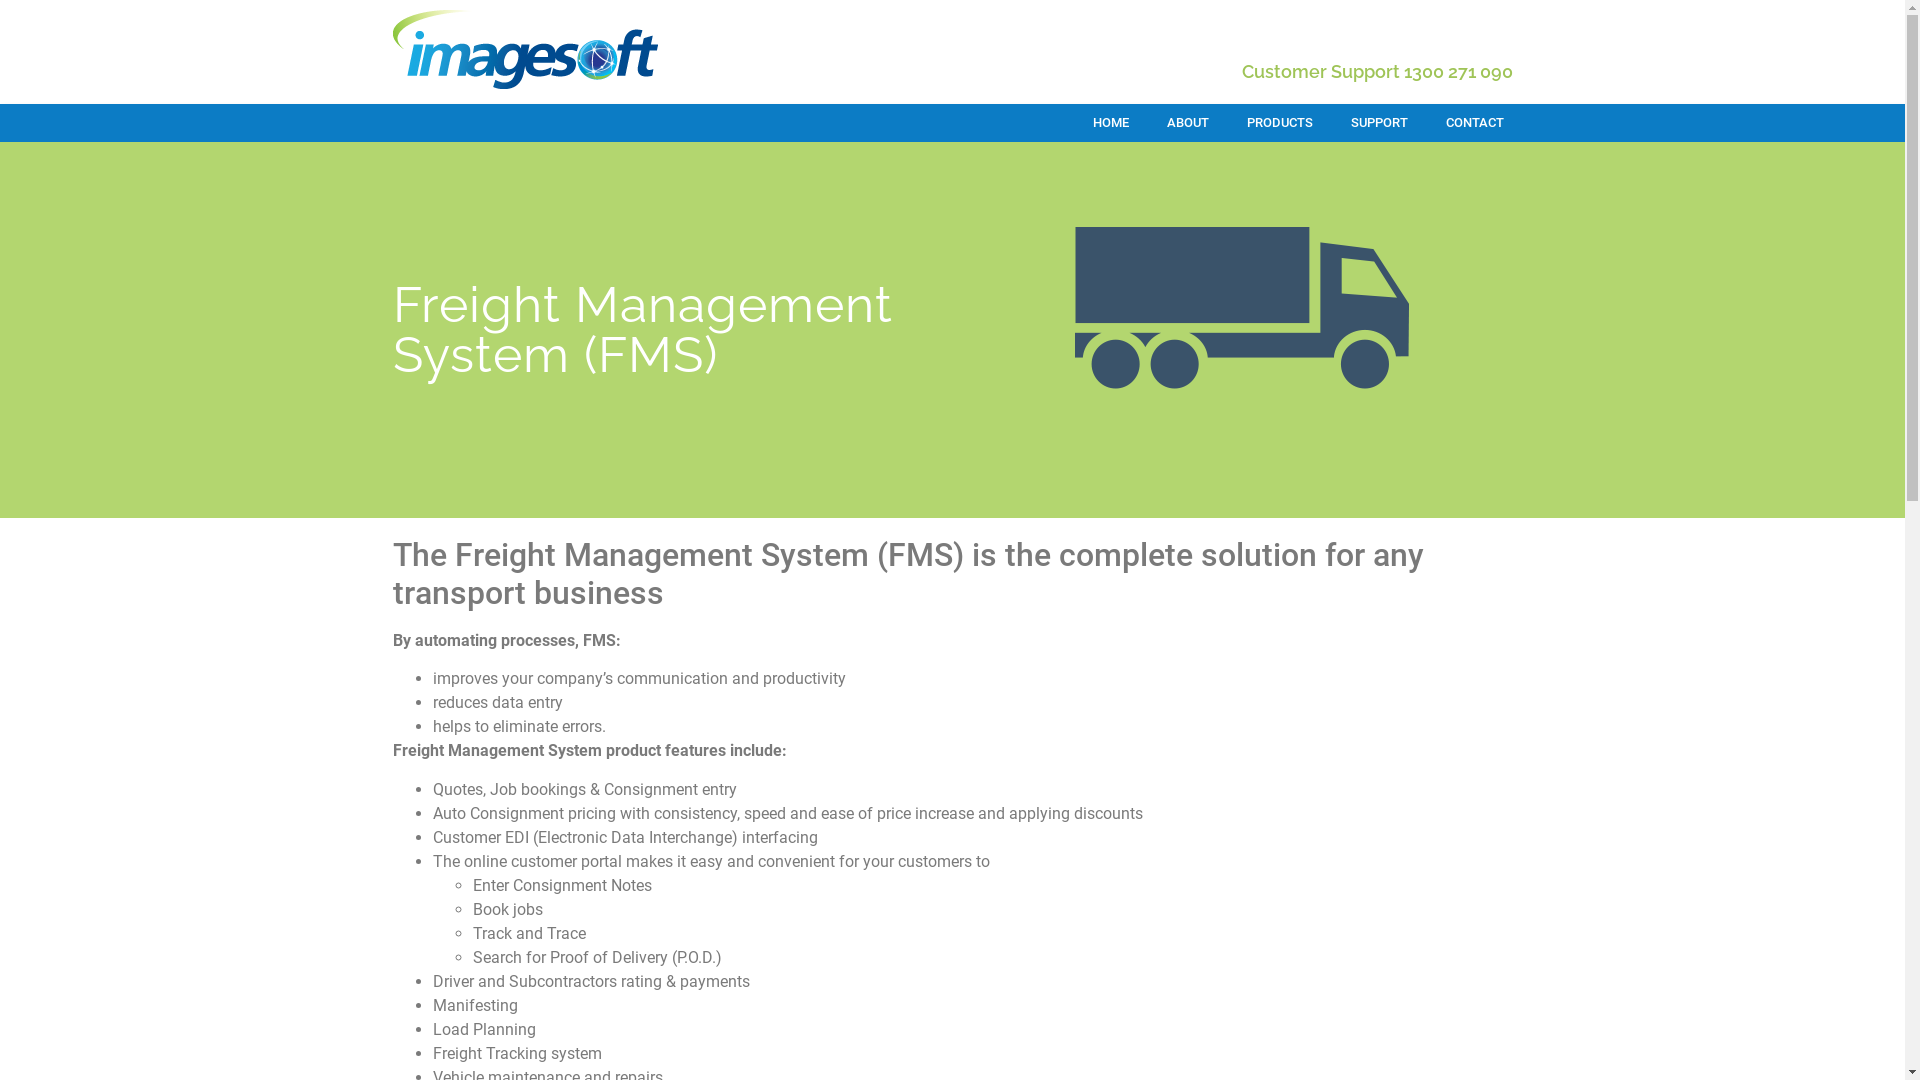 The image size is (1920, 1080). Describe the element at coordinates (1109, 123) in the screenshot. I see `'HOME'` at that location.